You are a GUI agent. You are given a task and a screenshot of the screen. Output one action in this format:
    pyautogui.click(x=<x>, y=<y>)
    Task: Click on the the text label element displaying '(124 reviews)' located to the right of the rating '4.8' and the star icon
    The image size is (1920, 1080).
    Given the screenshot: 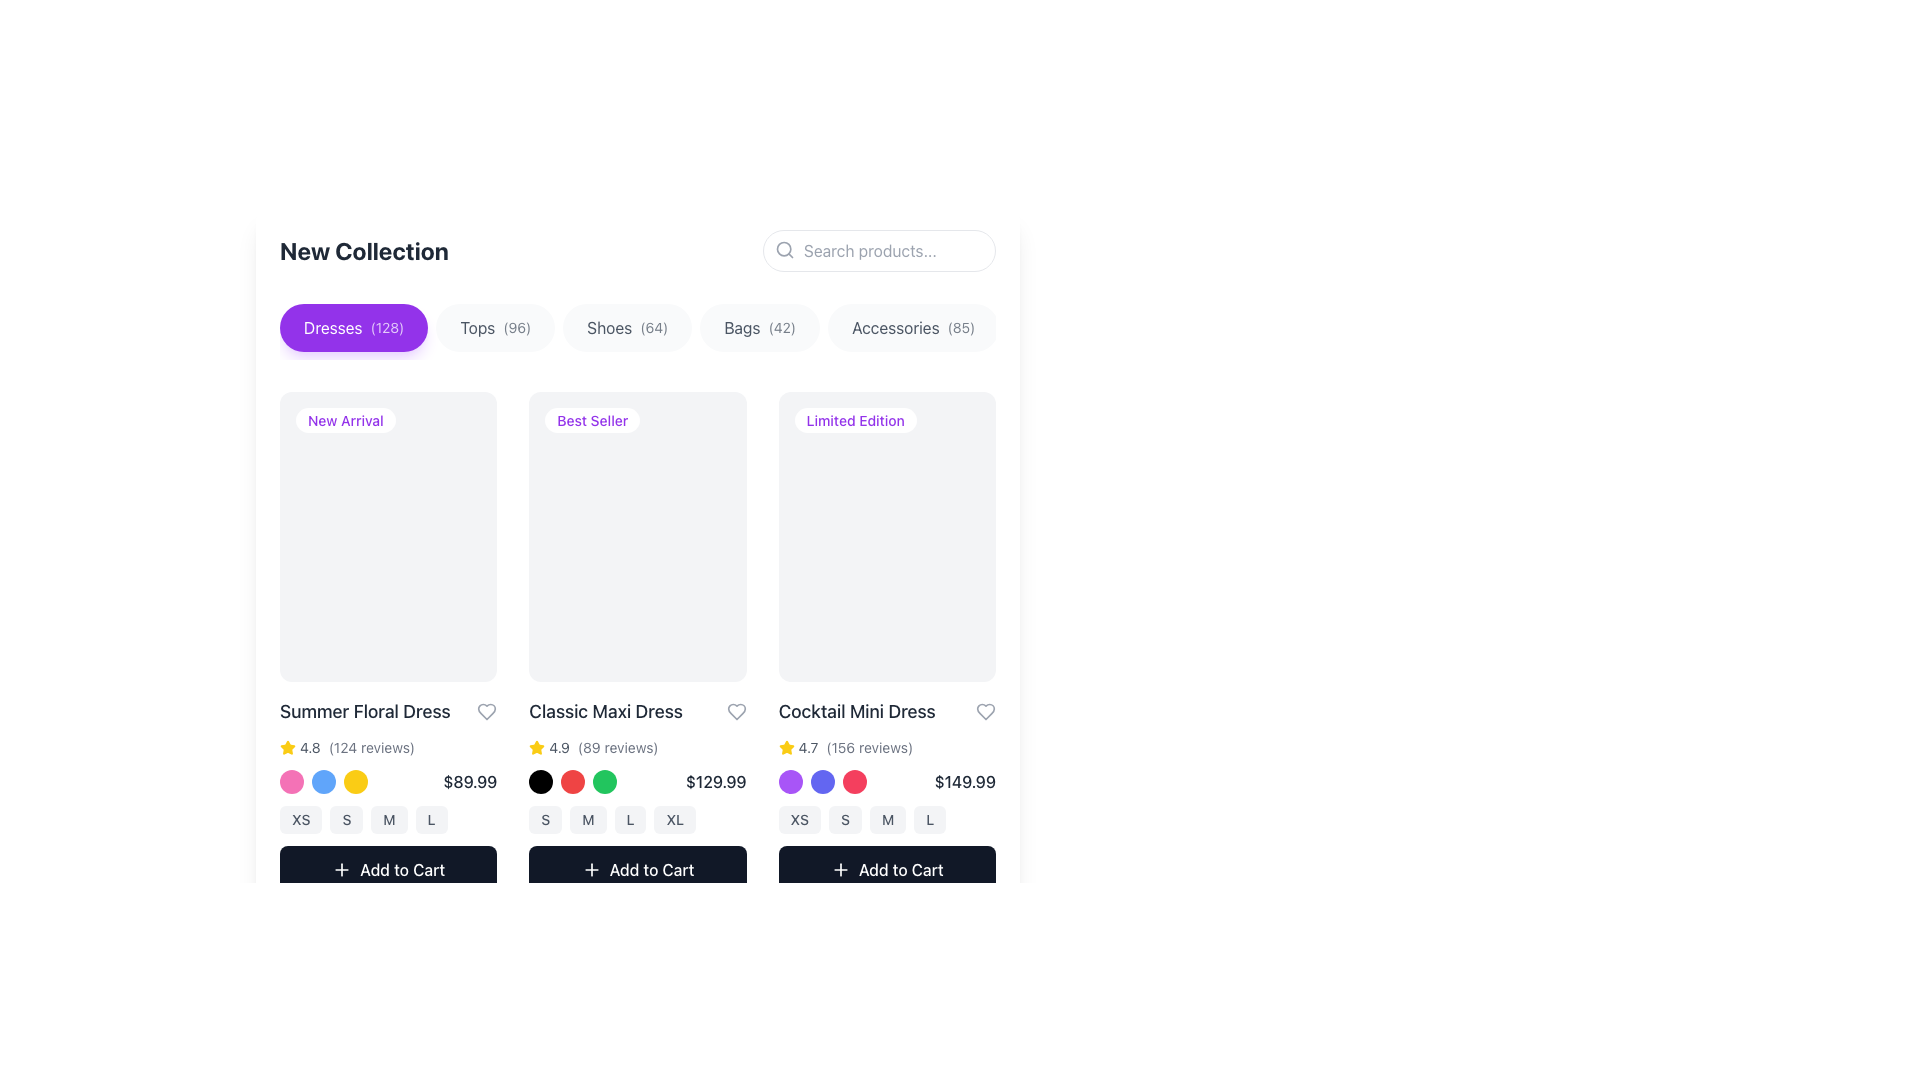 What is the action you would take?
    pyautogui.click(x=371, y=747)
    